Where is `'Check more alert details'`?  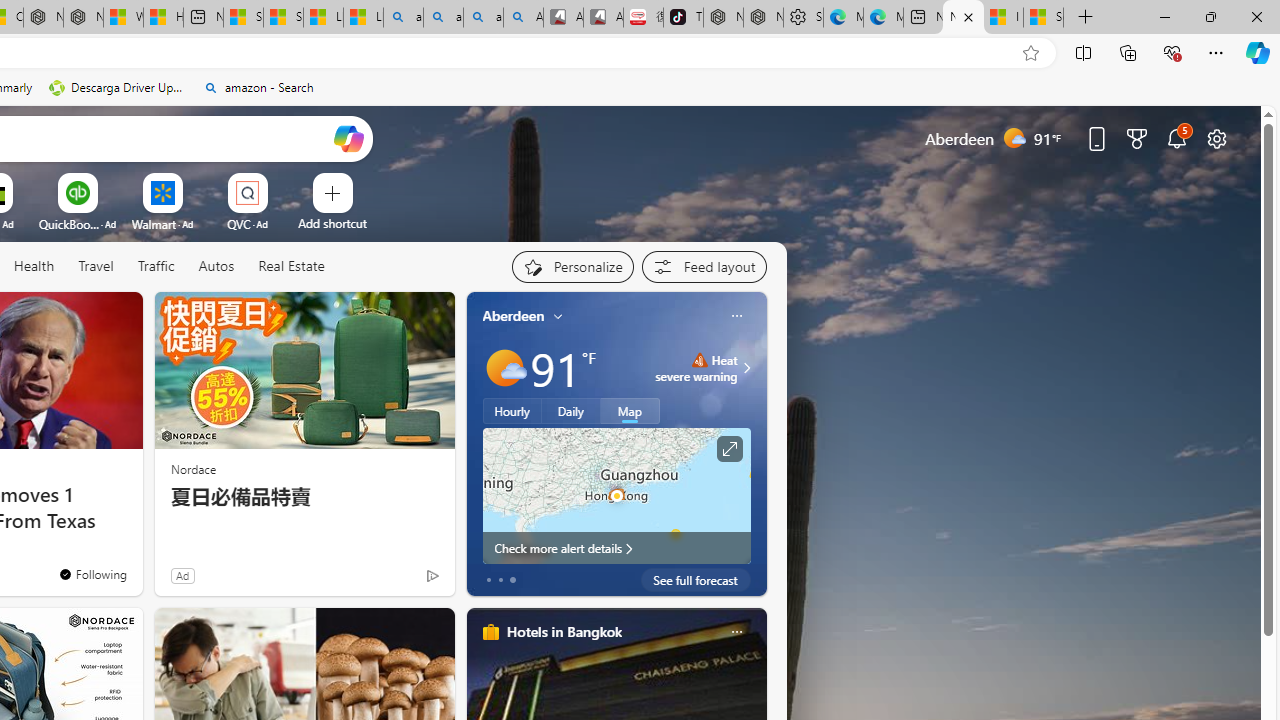 'Check more alert details' is located at coordinates (615, 547).